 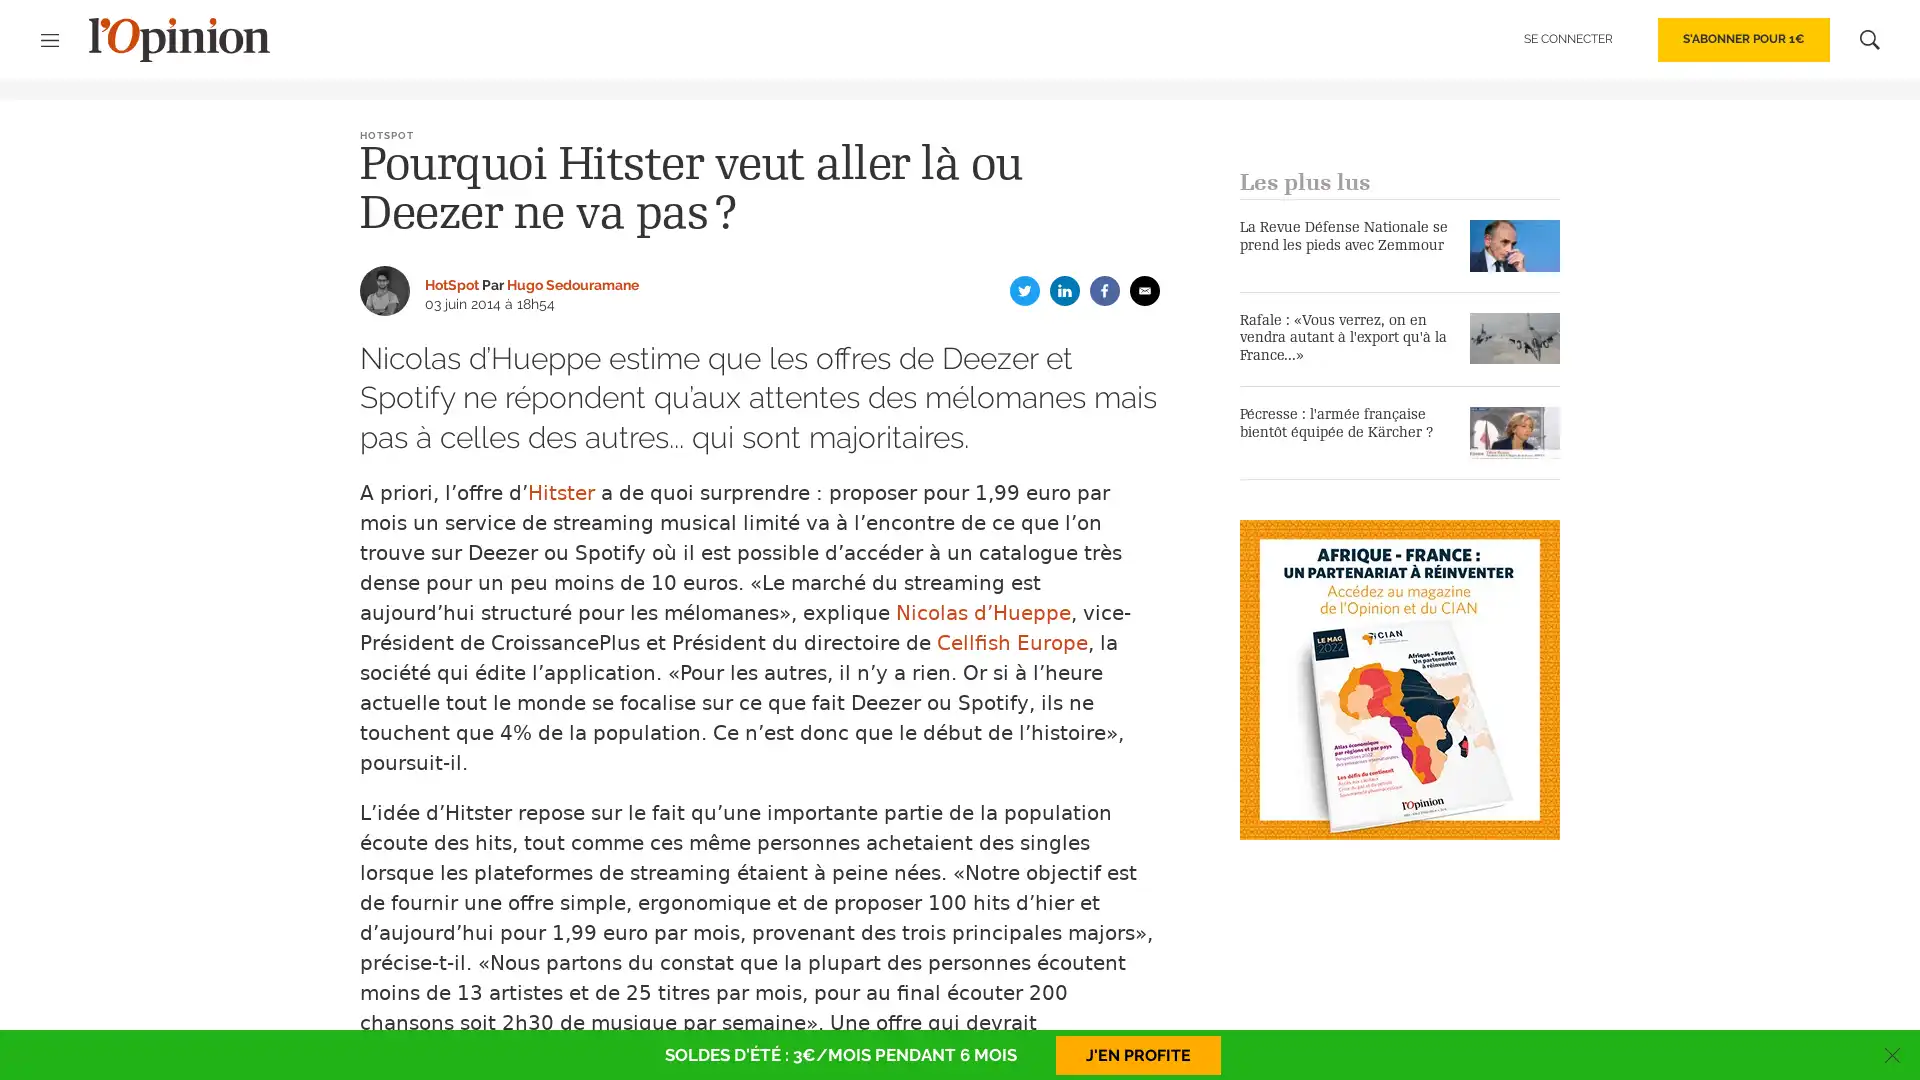 What do you see at coordinates (59, 39) in the screenshot?
I see `Menu` at bounding box center [59, 39].